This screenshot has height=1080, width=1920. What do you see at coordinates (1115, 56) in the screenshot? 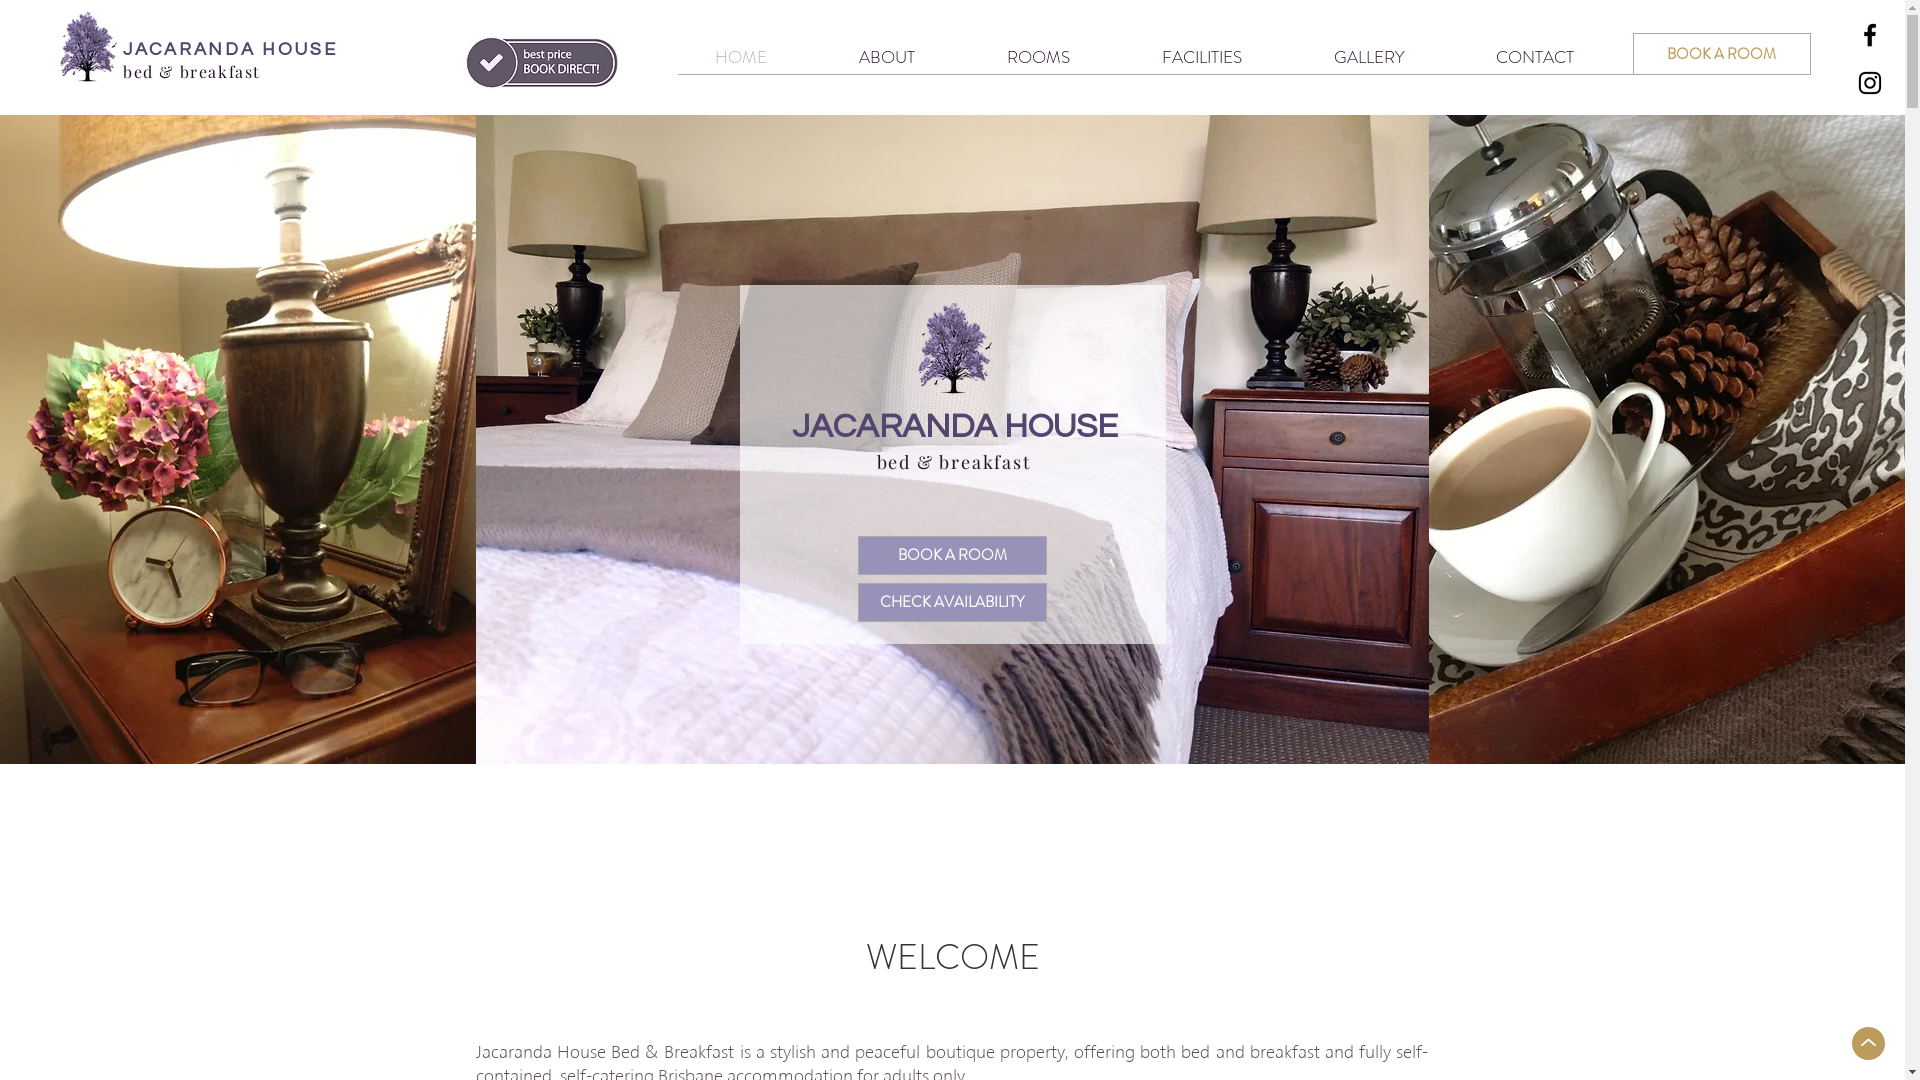
I see `'FACILITIES'` at bounding box center [1115, 56].